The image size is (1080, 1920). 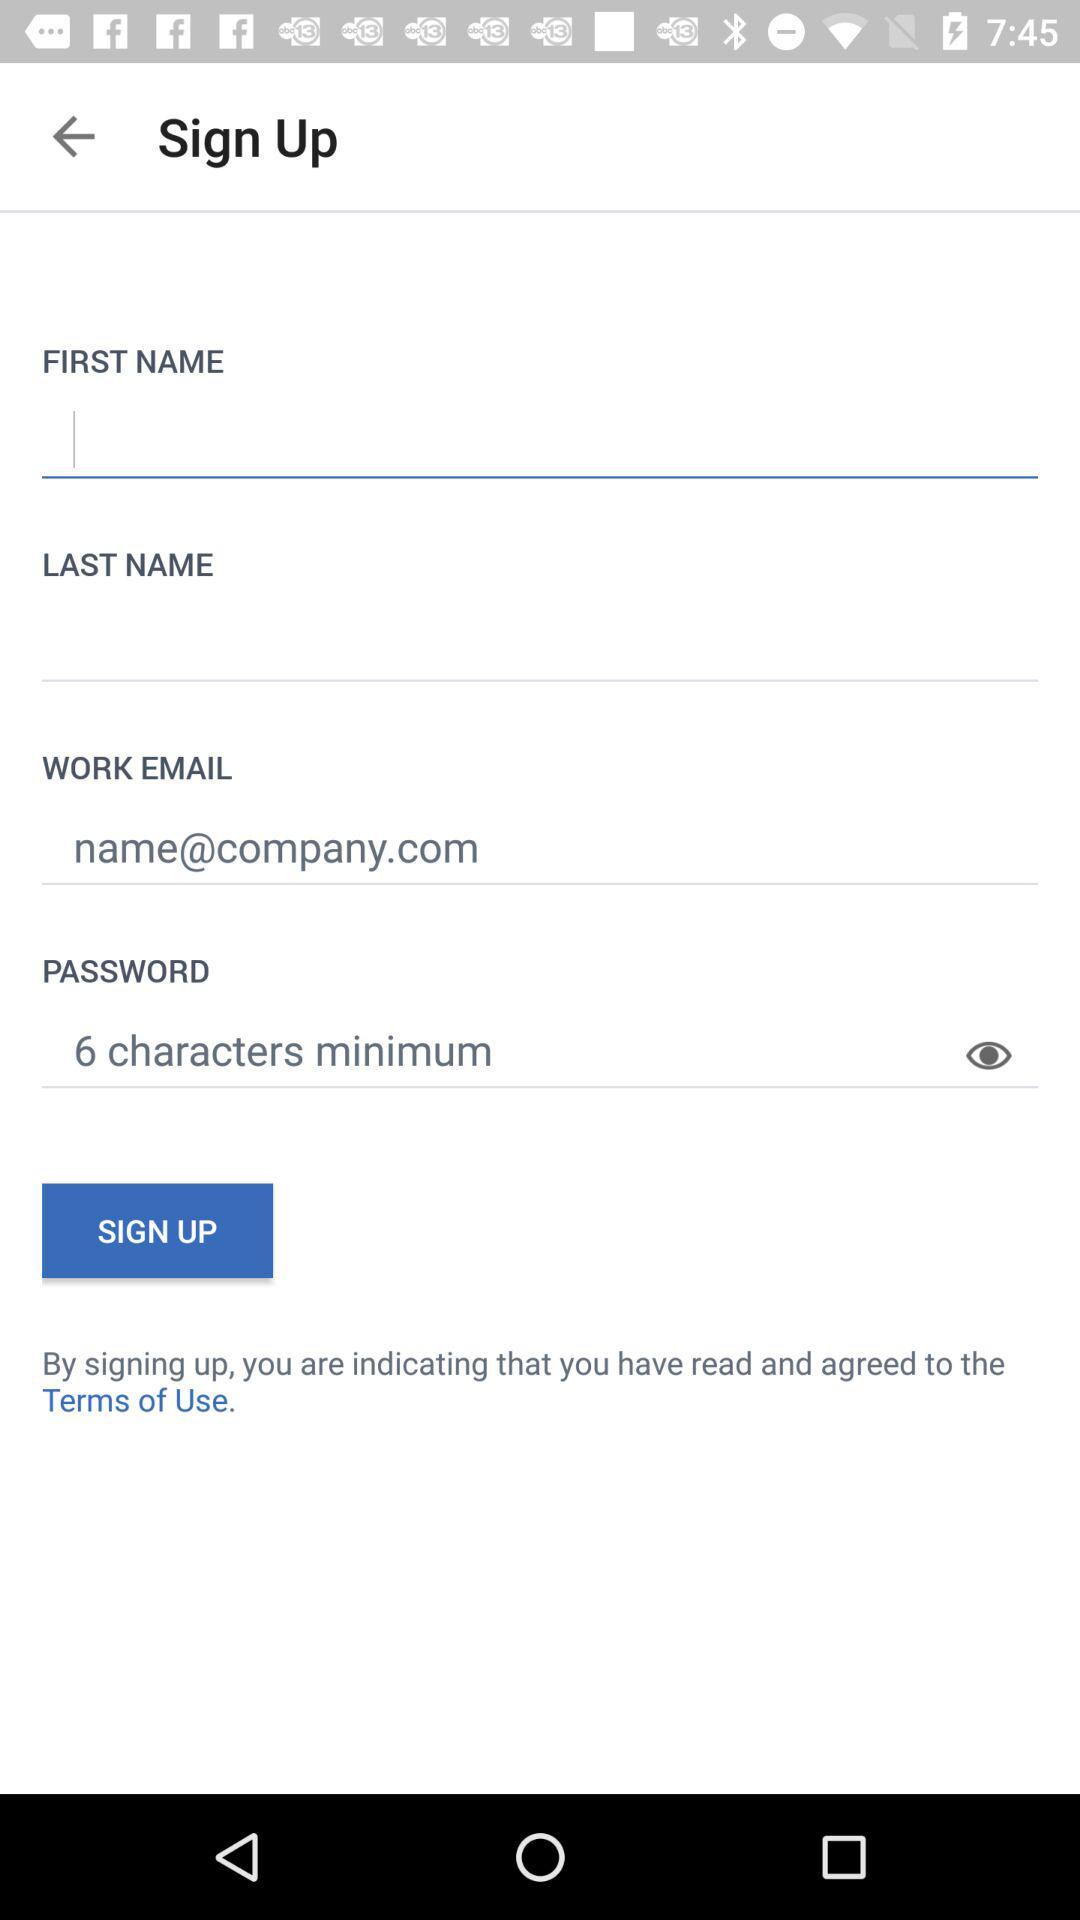 What do you see at coordinates (72, 135) in the screenshot?
I see `app next to the sign up icon` at bounding box center [72, 135].